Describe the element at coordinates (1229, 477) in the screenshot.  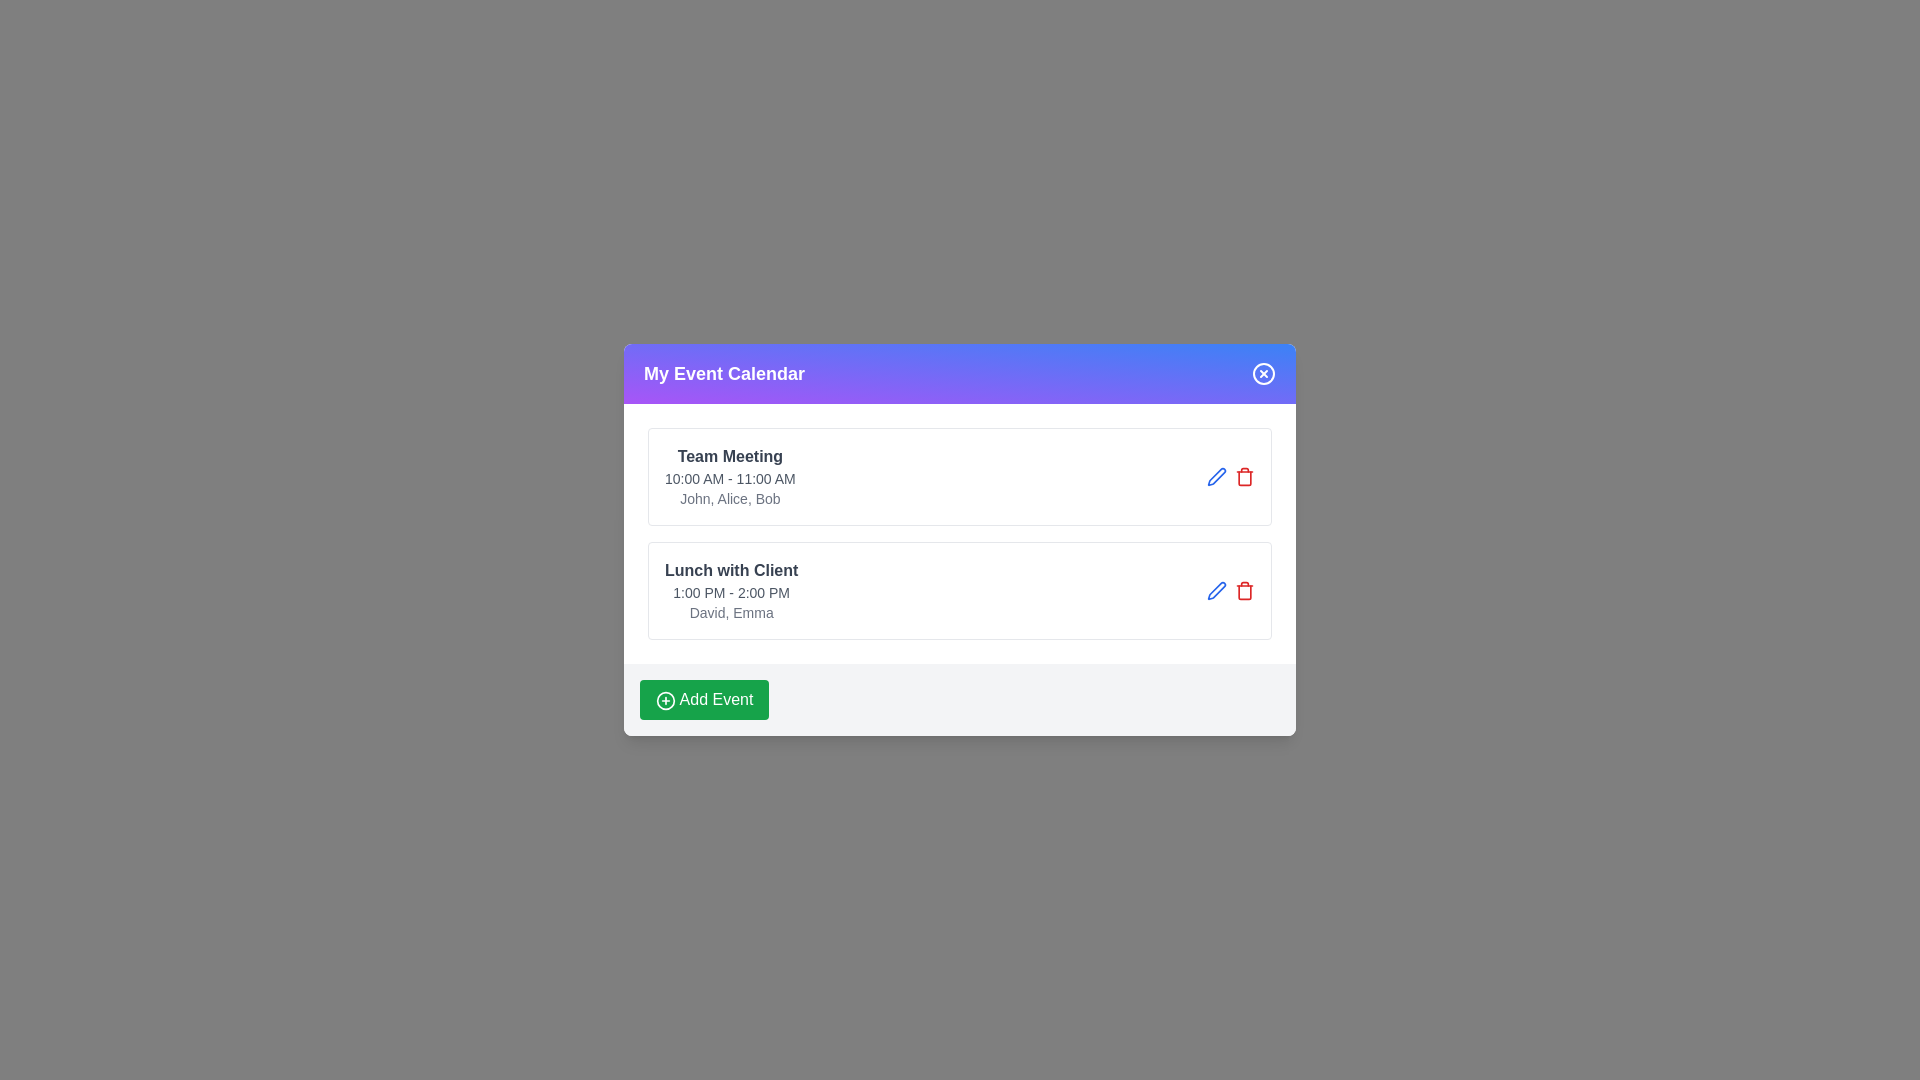
I see `the red delete icon in the interactive button group located at the top right corner of the 'Team Meeting' card` at that location.